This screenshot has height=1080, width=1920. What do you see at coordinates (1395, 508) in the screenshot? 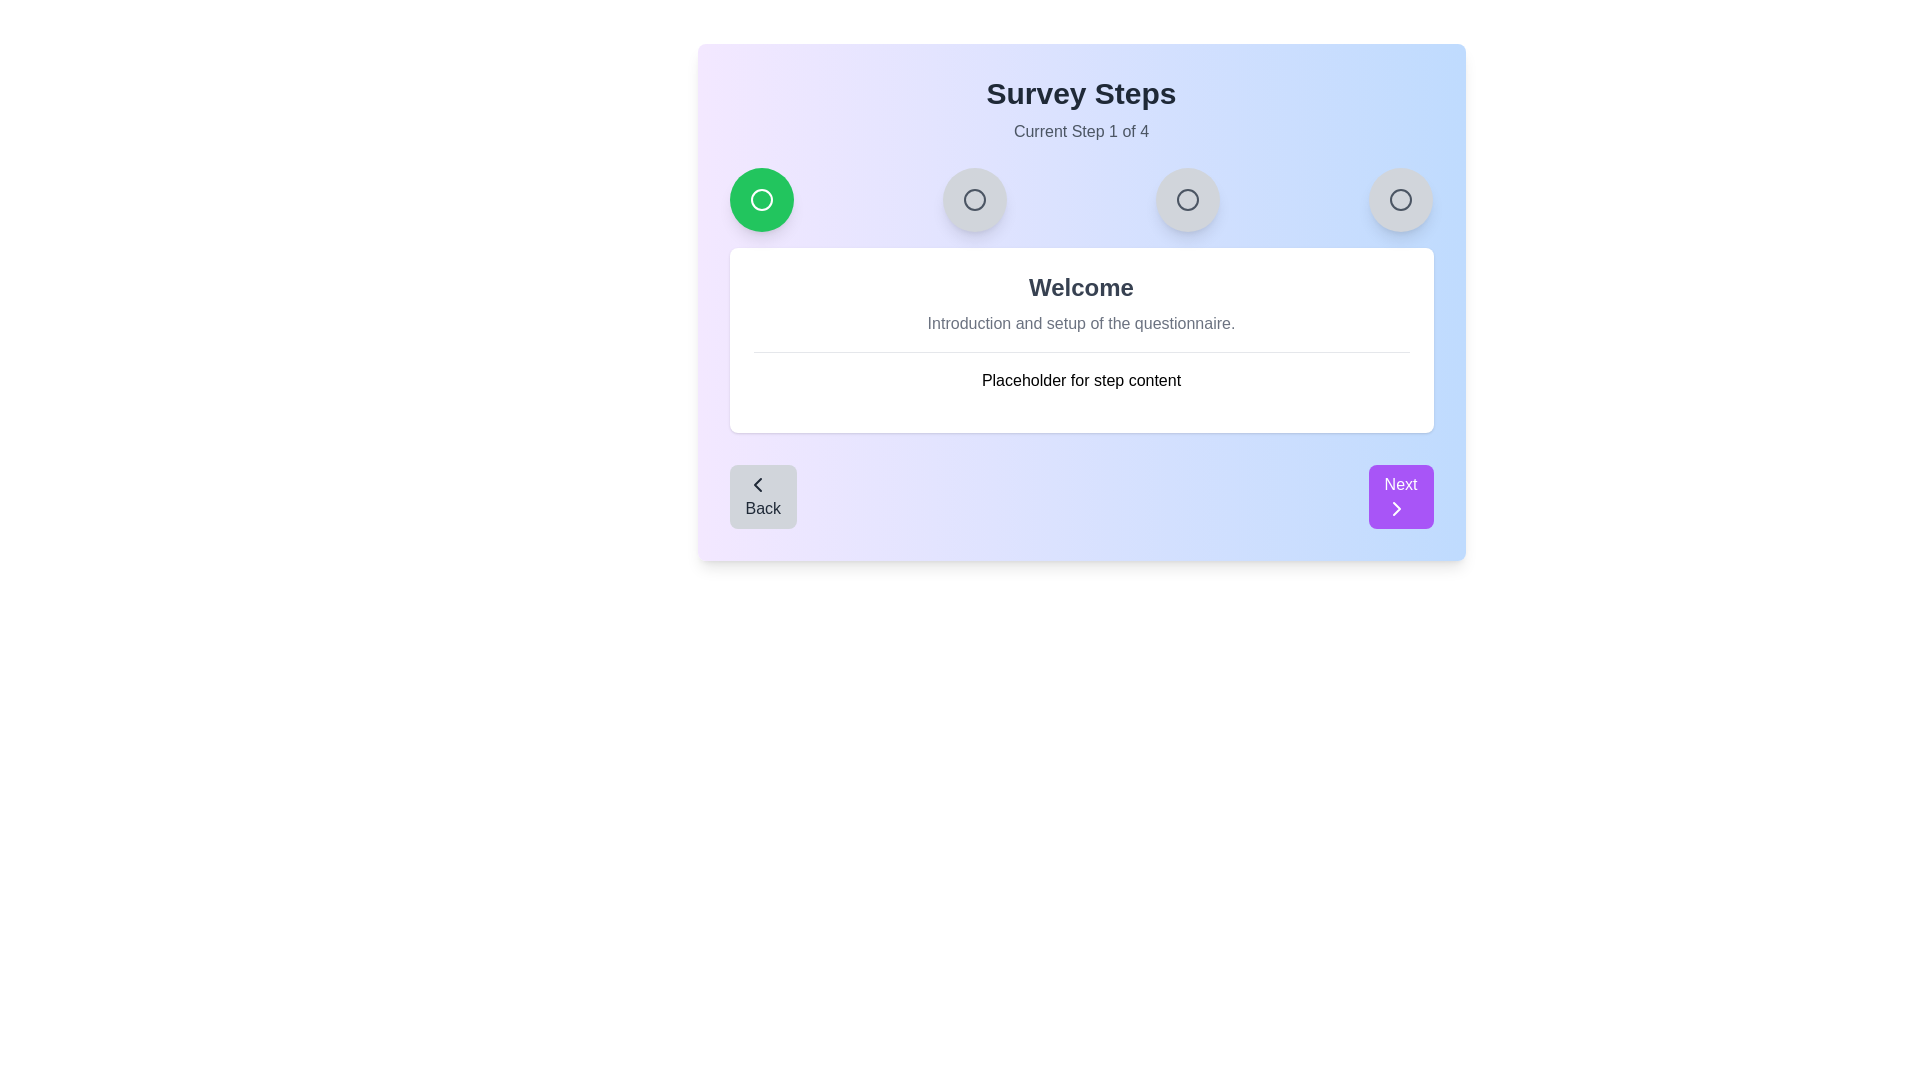
I see `the rightward chevron arrow icon located within the 'Next' button, which has a purple background and white text` at bounding box center [1395, 508].